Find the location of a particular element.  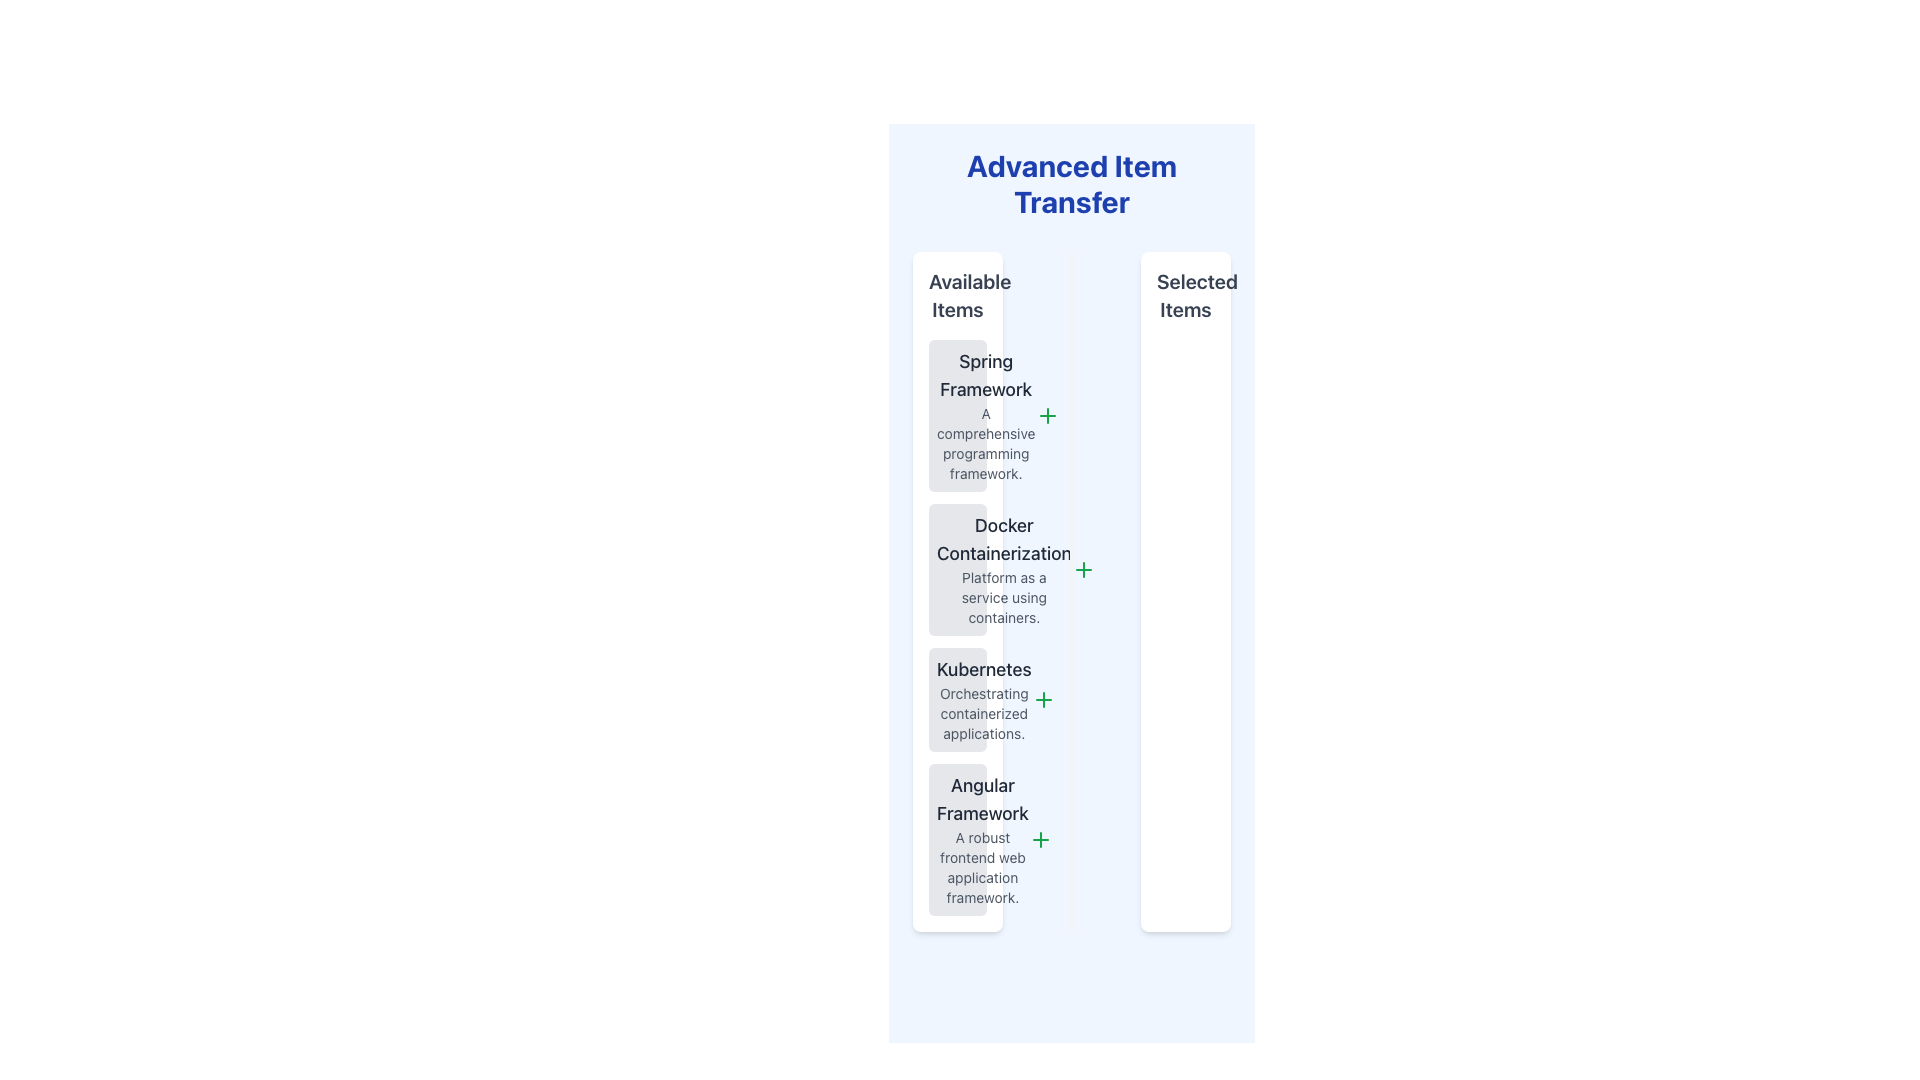

the first item in the 'Available Items' list is located at coordinates (957, 415).